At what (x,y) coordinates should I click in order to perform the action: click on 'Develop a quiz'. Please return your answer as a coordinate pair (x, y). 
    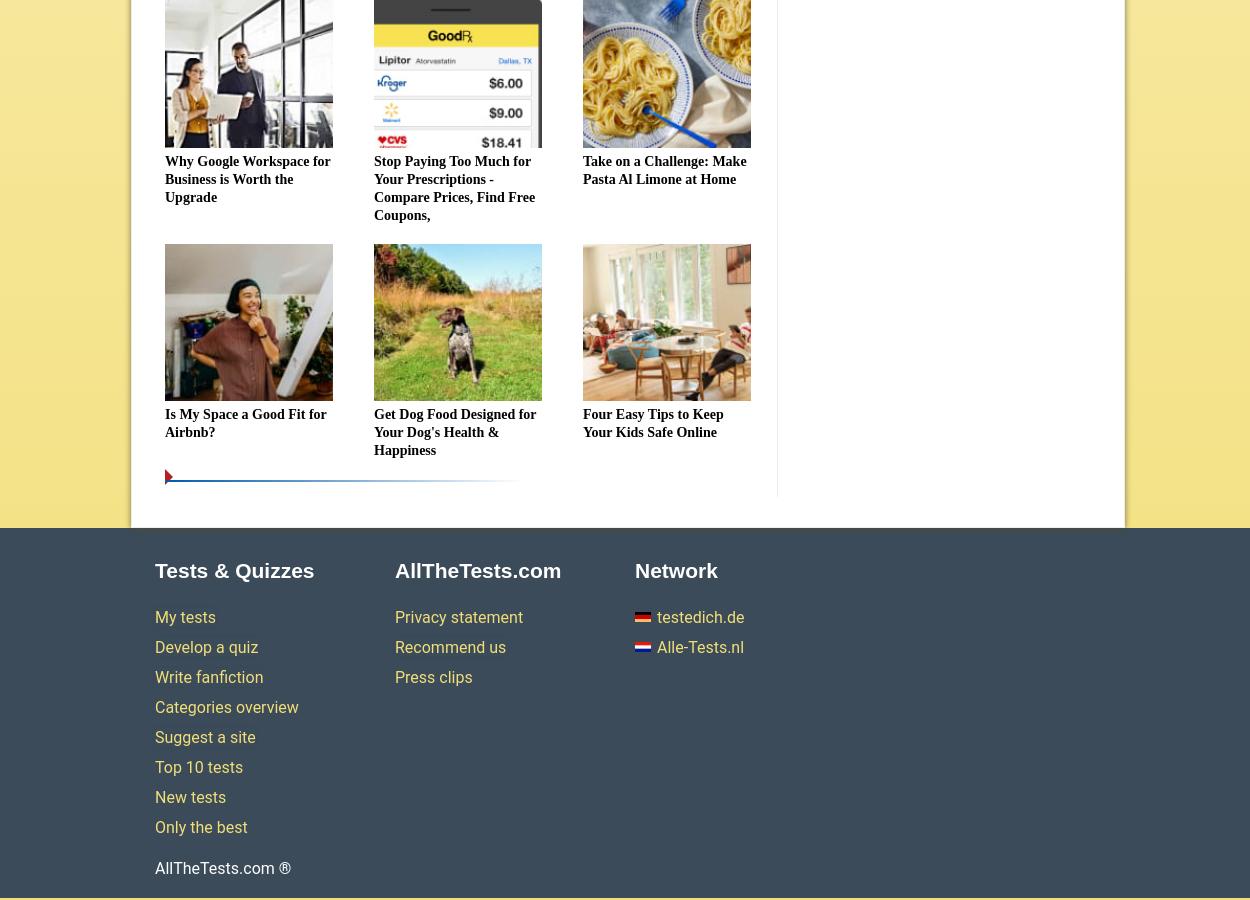
    Looking at the image, I should click on (205, 647).